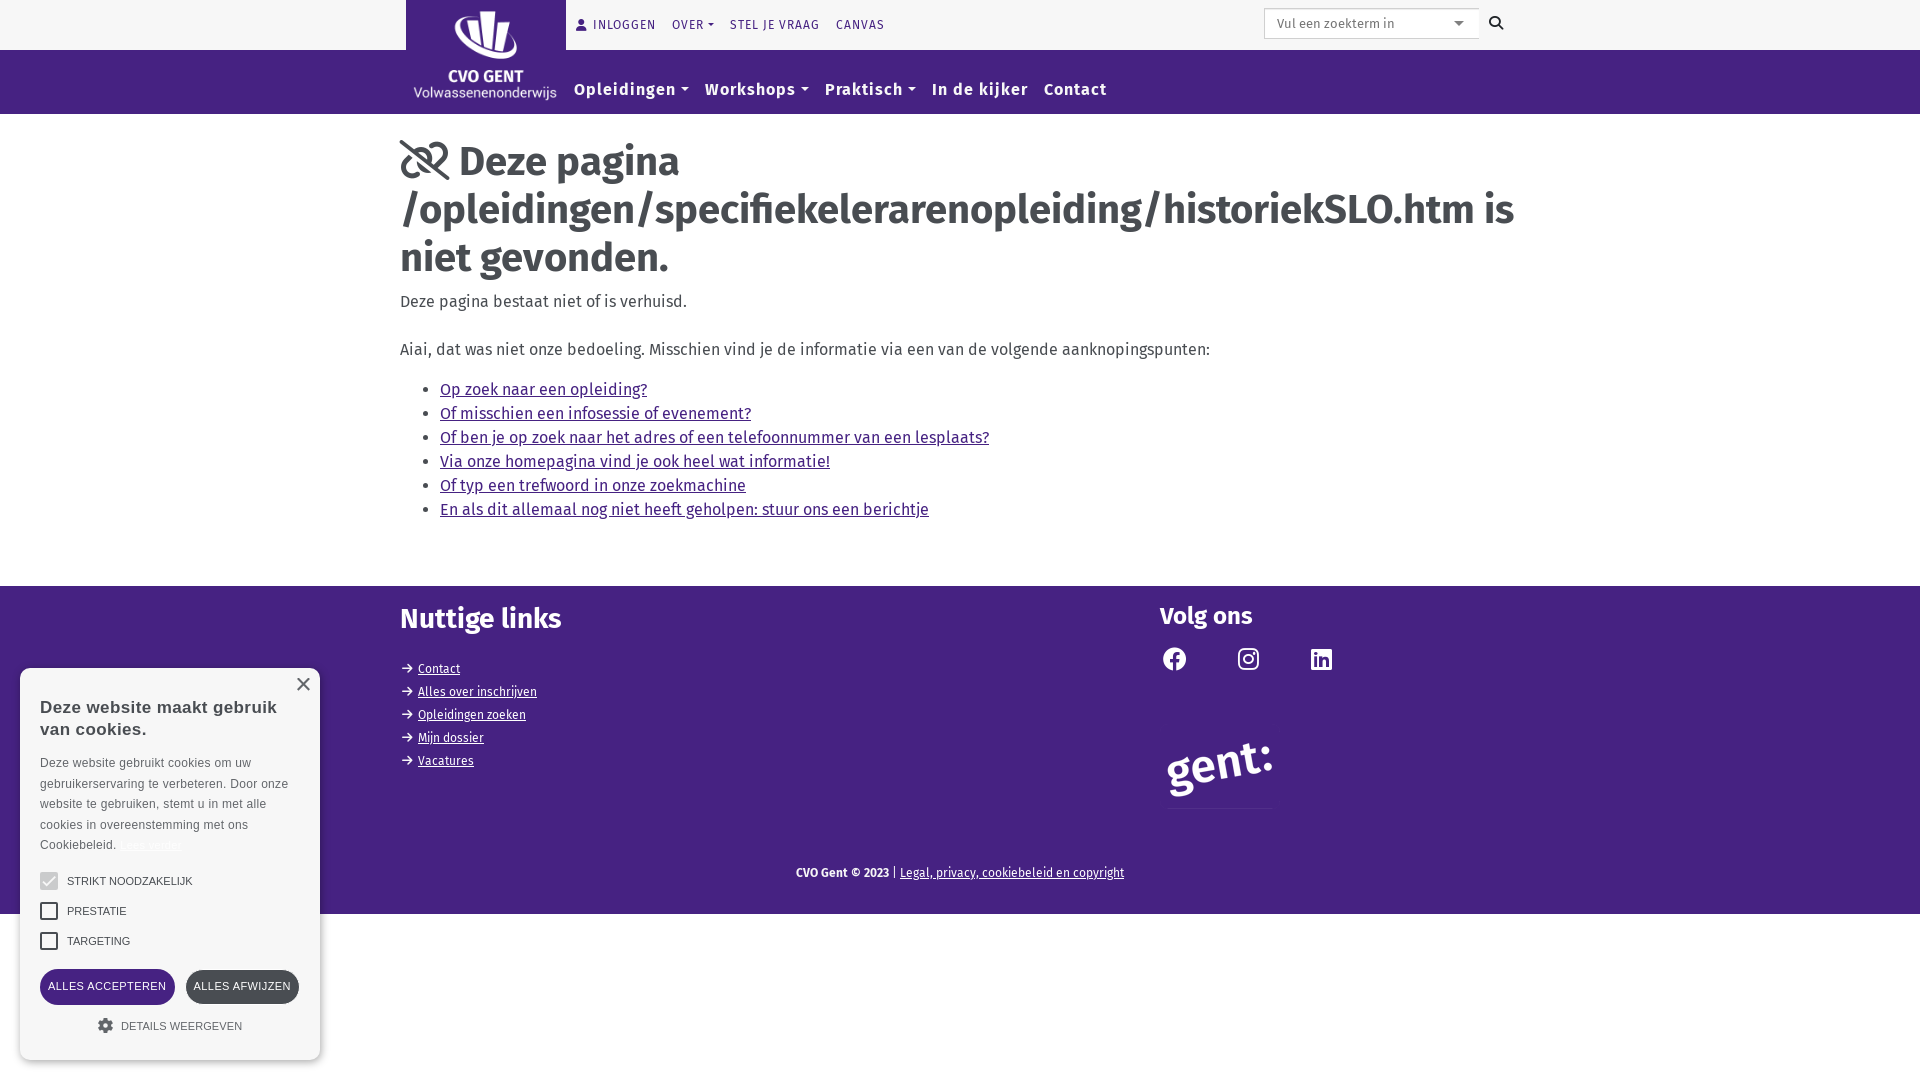 The height and width of the screenshot is (1080, 1920). What do you see at coordinates (756, 88) in the screenshot?
I see `'Workshops'` at bounding box center [756, 88].